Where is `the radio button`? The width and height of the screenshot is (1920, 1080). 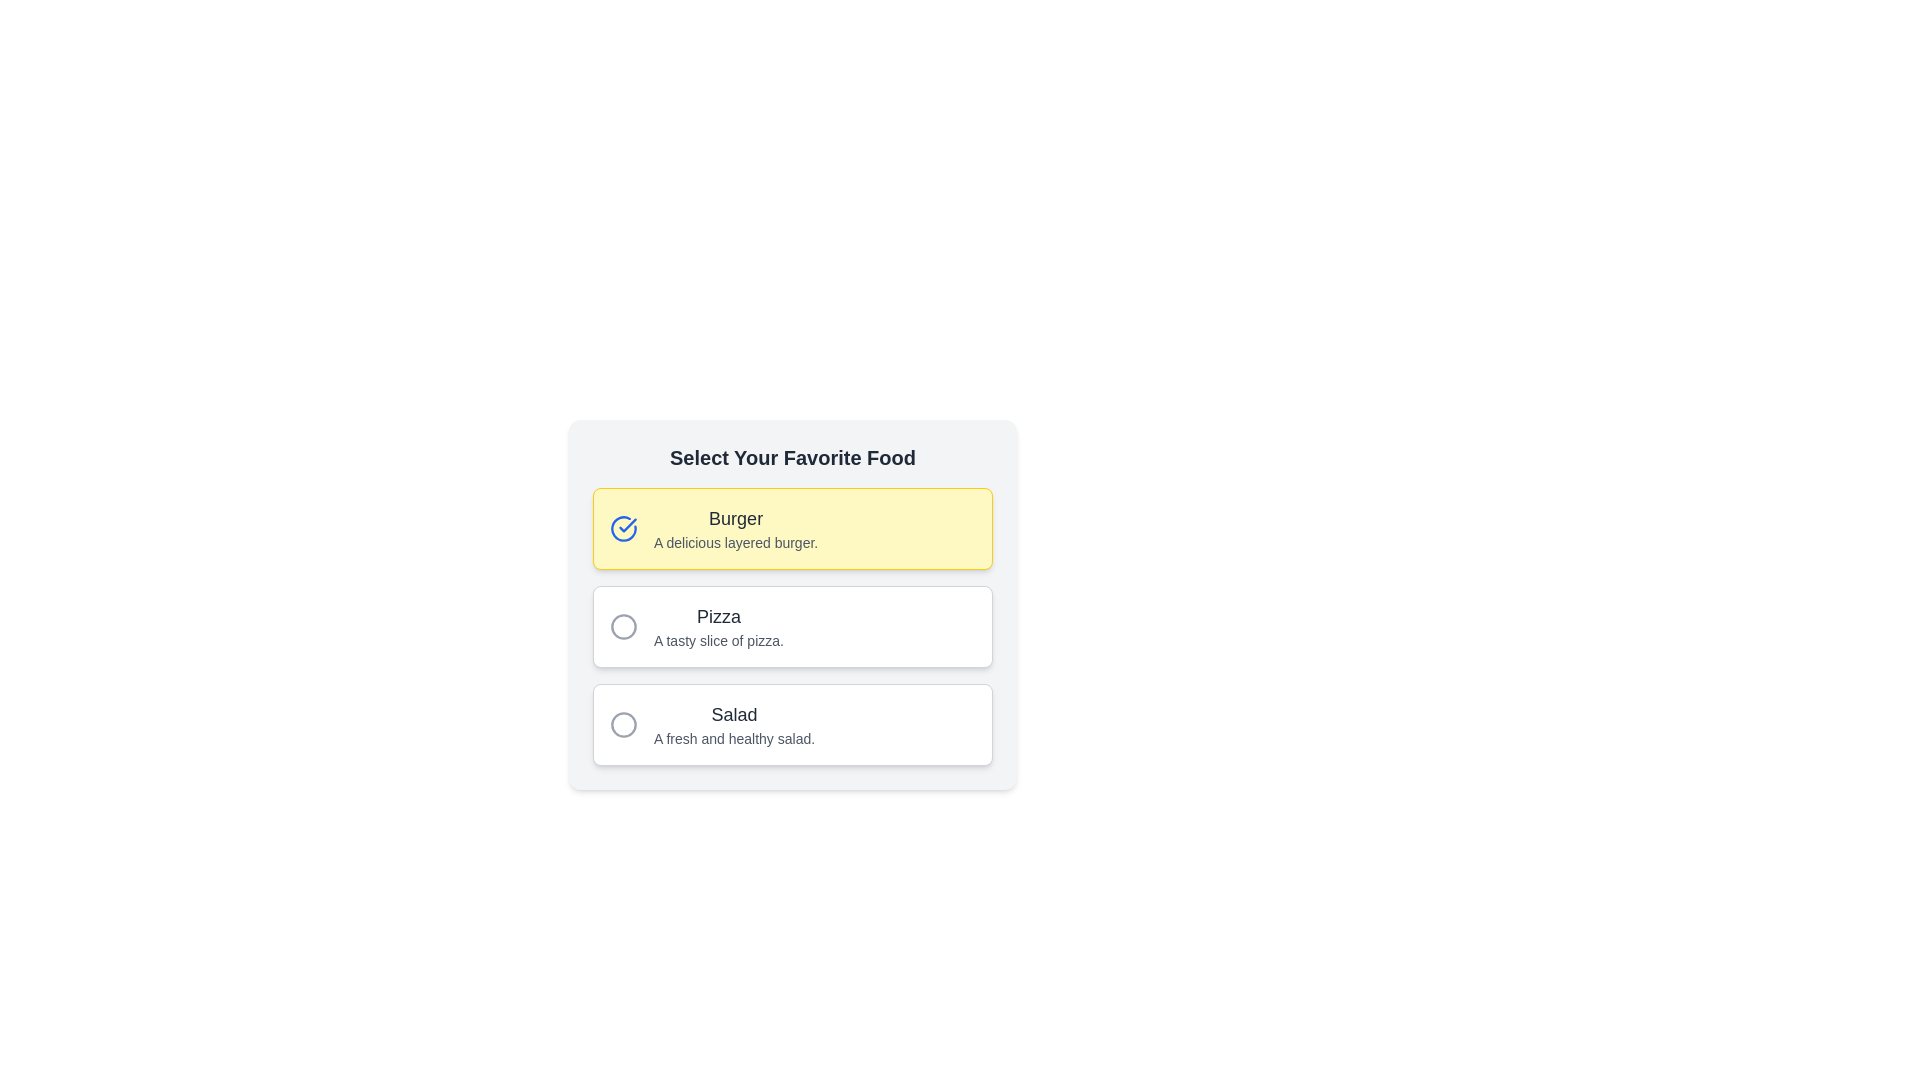
the radio button is located at coordinates (623, 725).